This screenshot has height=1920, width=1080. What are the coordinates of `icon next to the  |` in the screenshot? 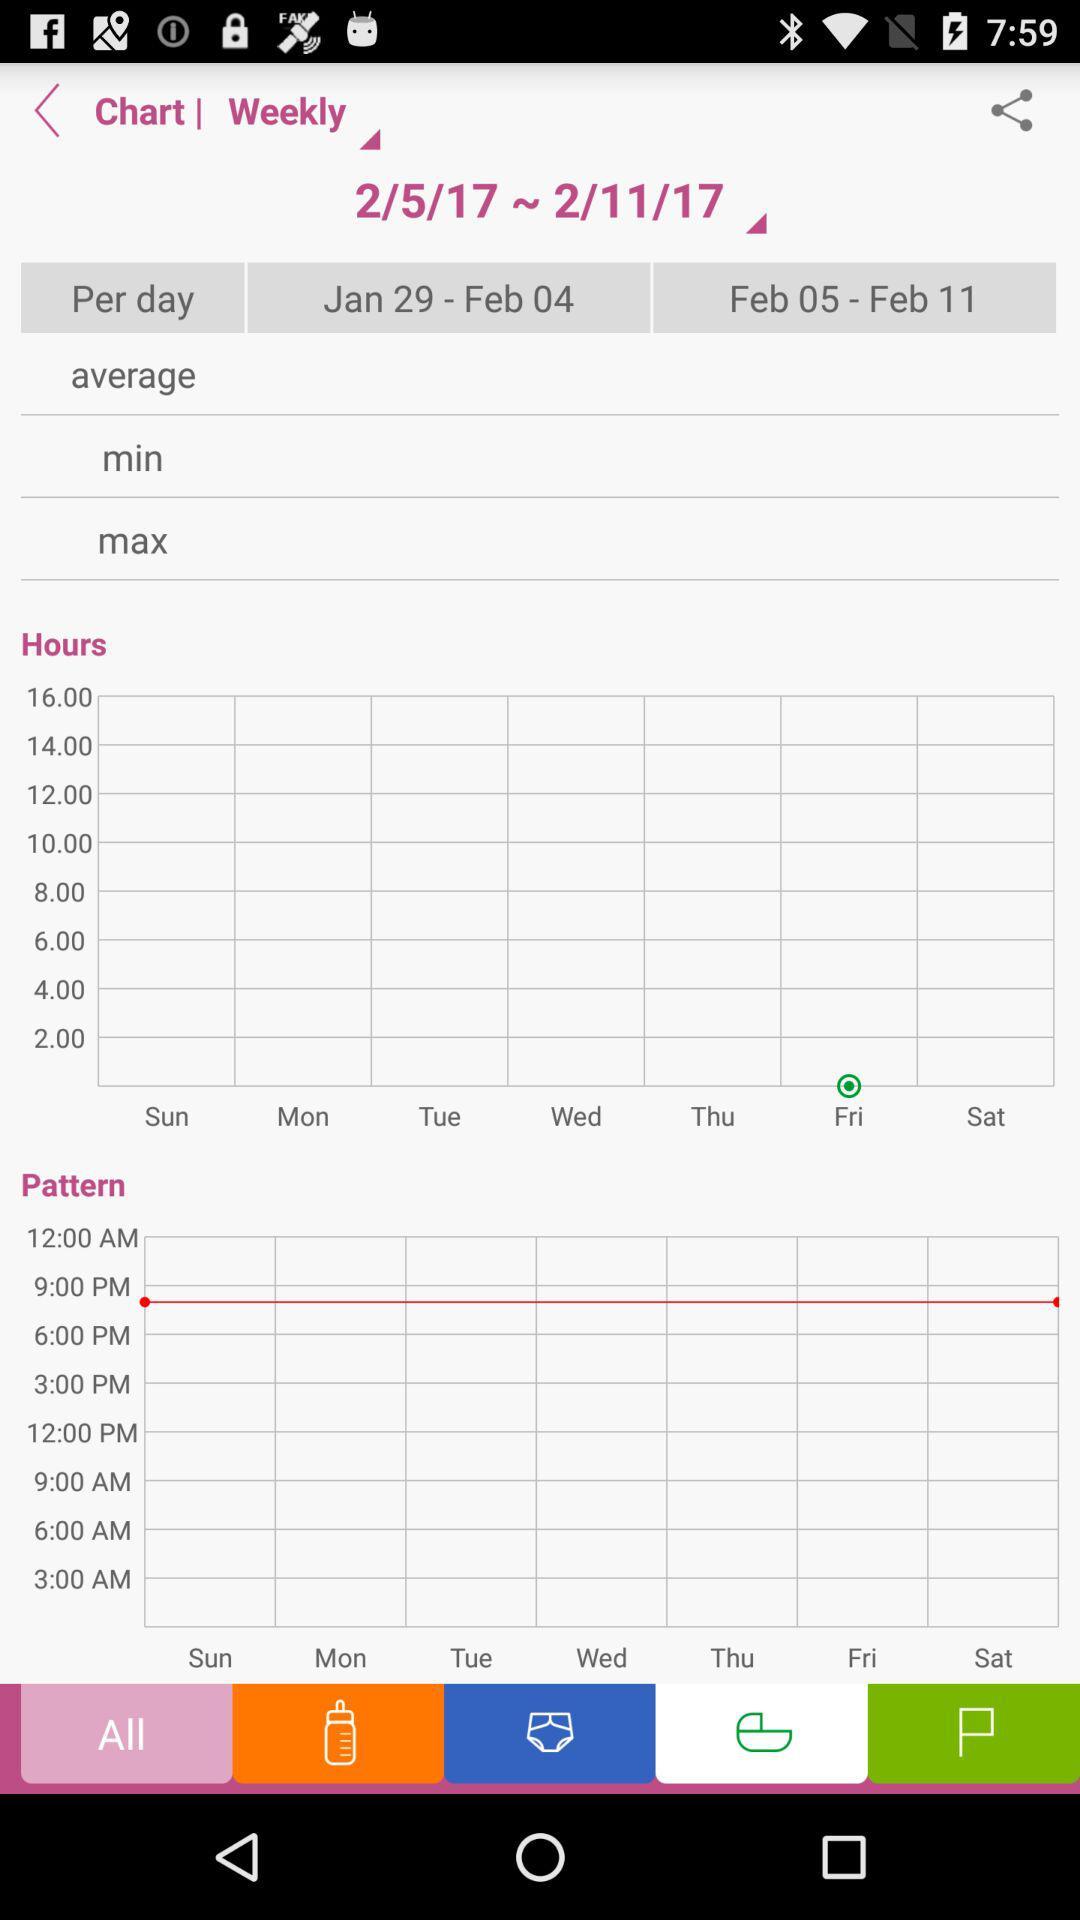 It's located at (296, 109).